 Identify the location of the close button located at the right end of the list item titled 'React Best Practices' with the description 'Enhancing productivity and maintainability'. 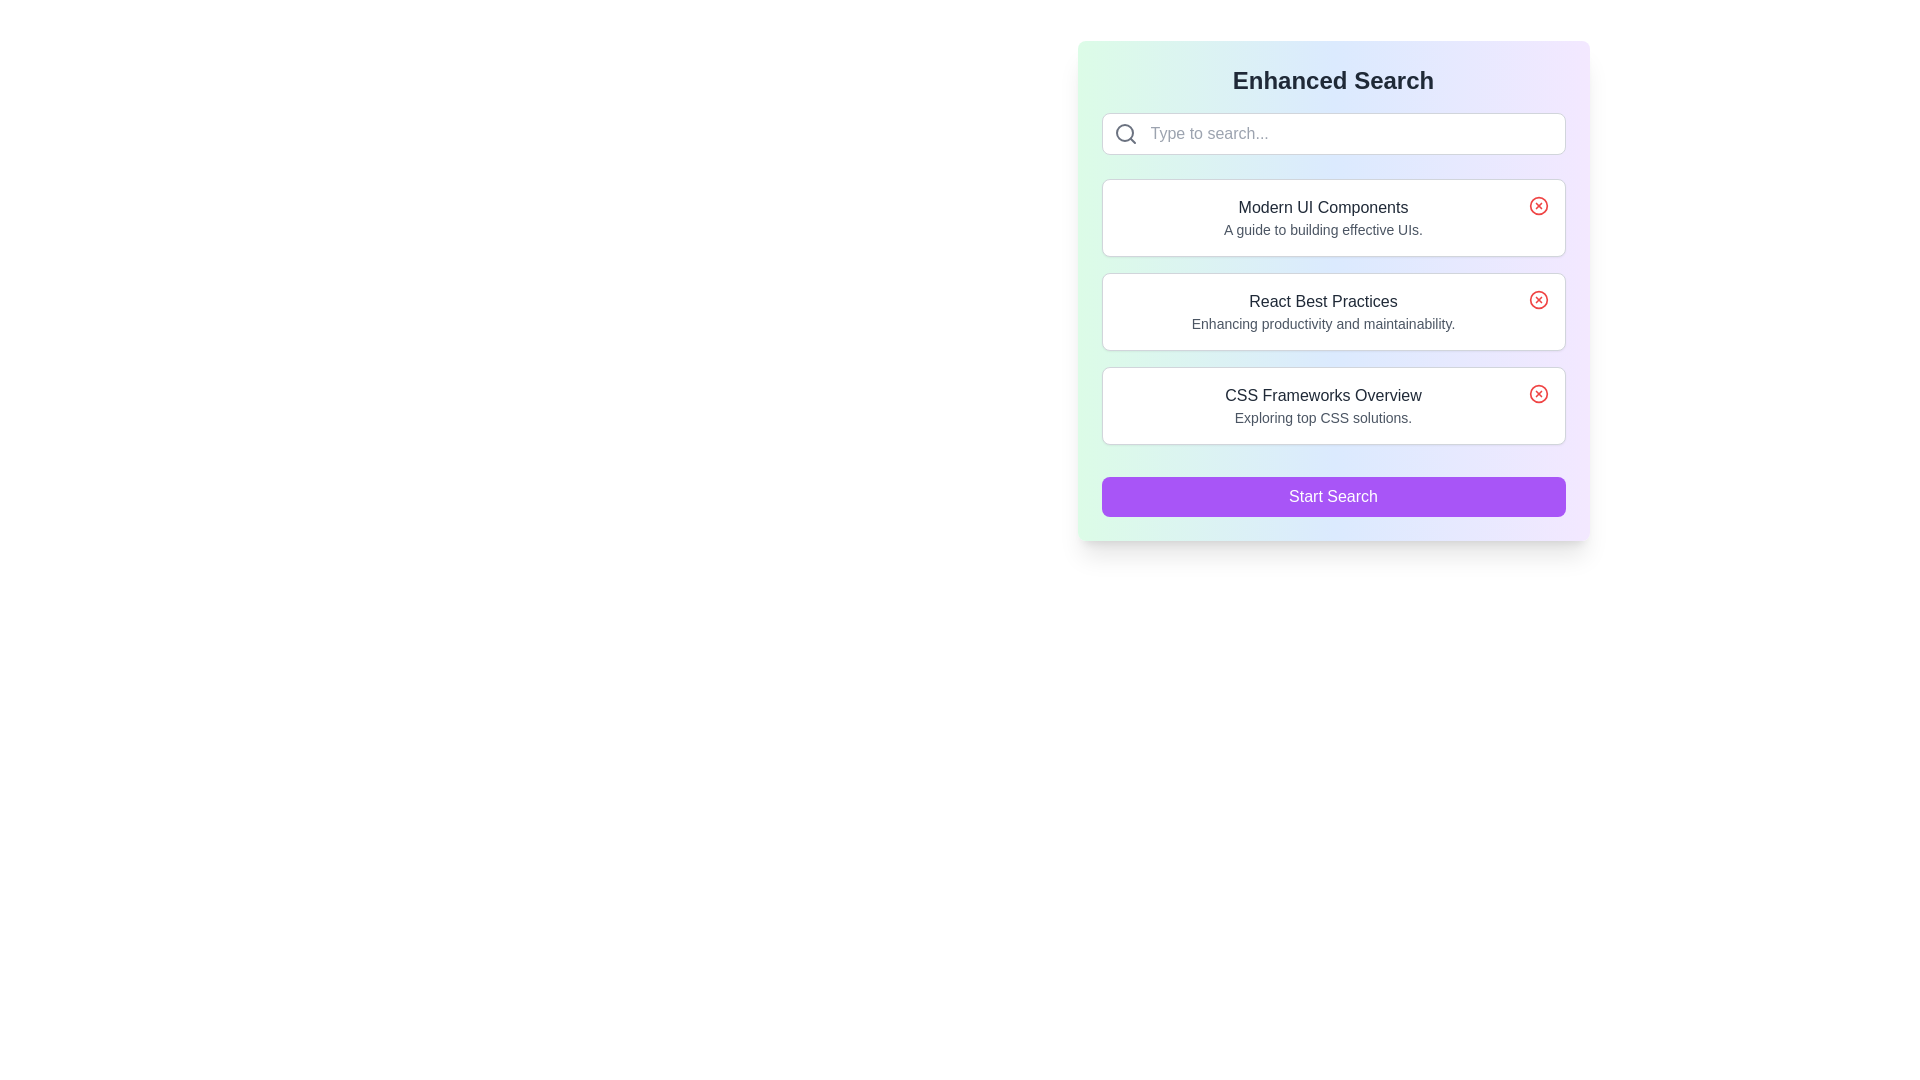
(1537, 300).